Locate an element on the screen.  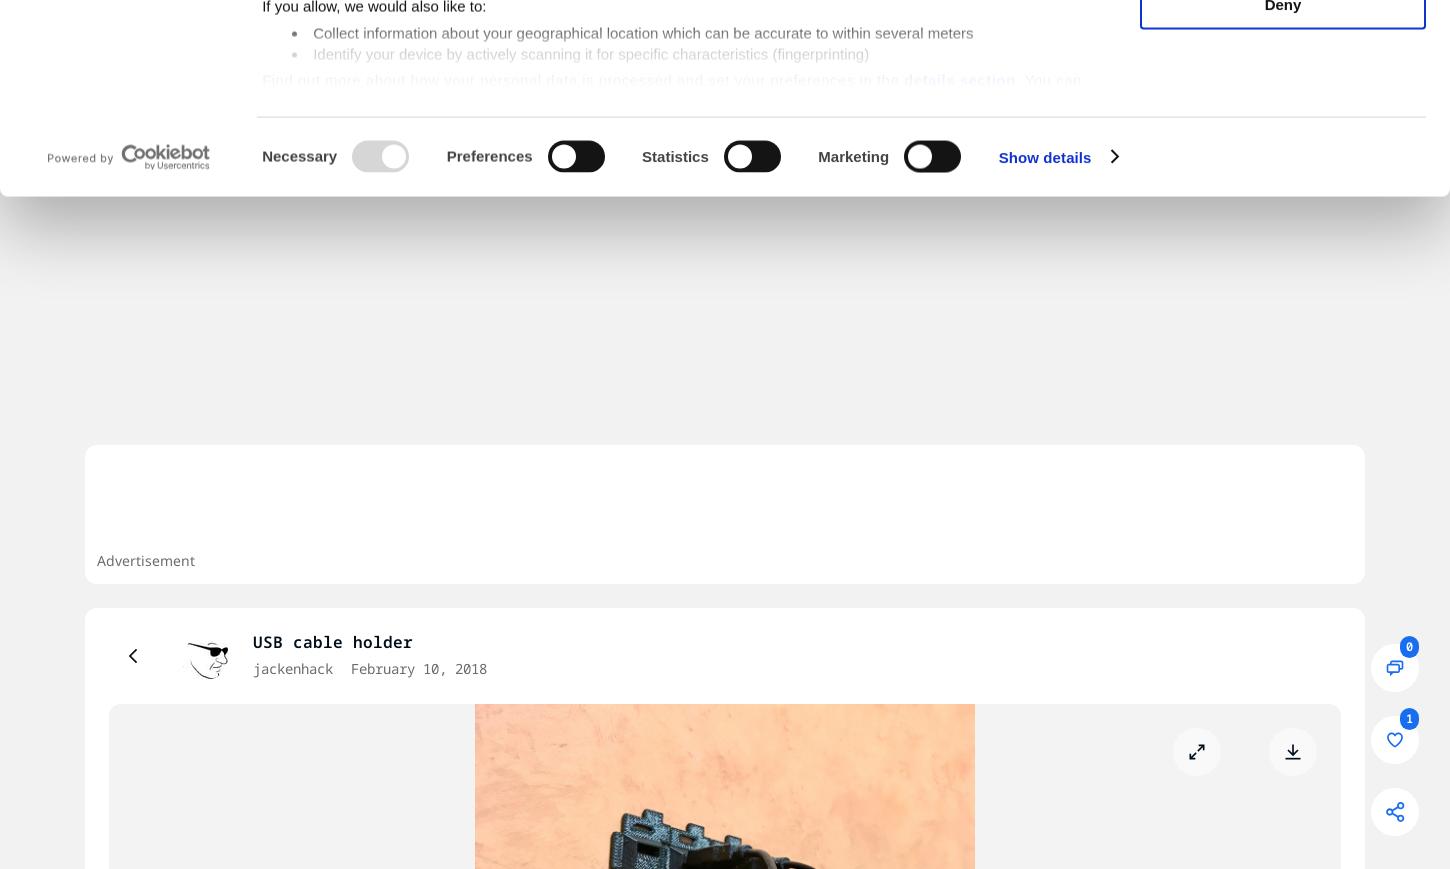
'Preferences' is located at coordinates (488, 316).